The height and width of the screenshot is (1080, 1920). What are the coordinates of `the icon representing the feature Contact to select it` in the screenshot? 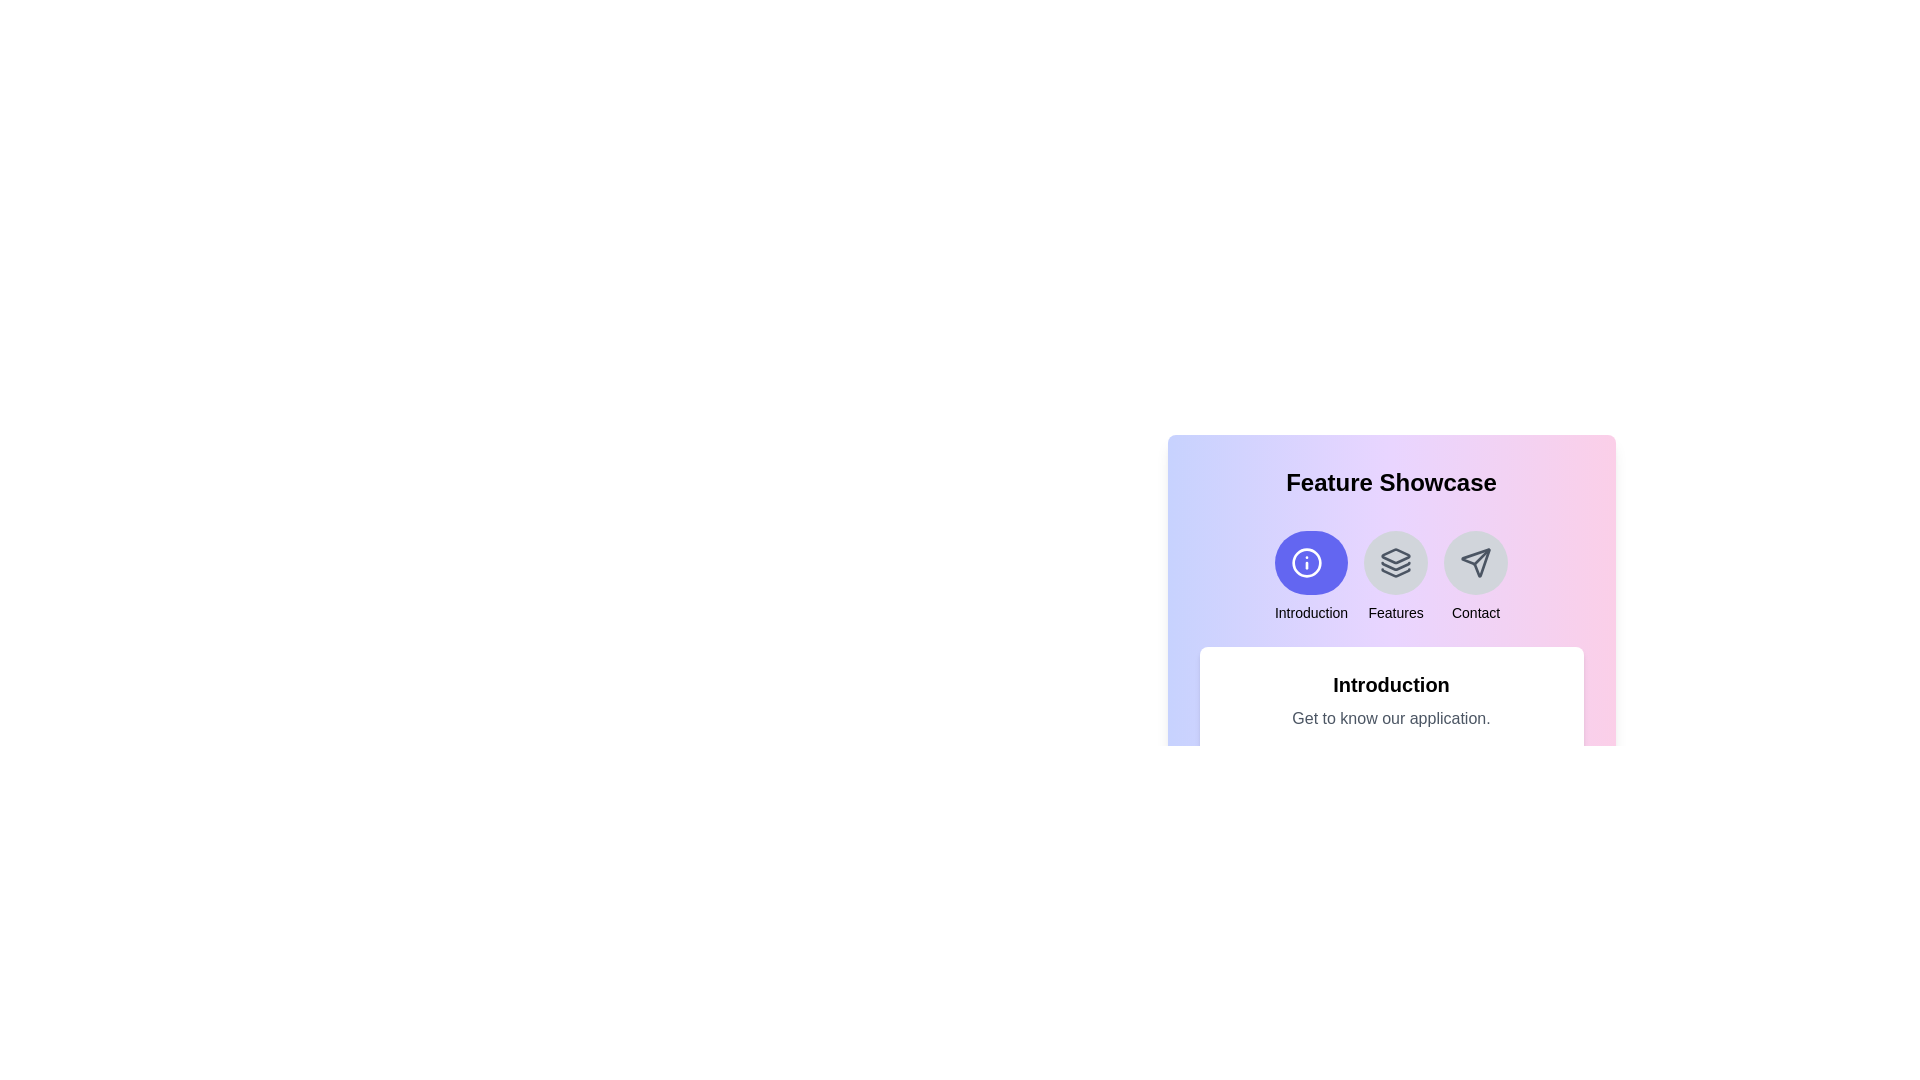 It's located at (1476, 563).